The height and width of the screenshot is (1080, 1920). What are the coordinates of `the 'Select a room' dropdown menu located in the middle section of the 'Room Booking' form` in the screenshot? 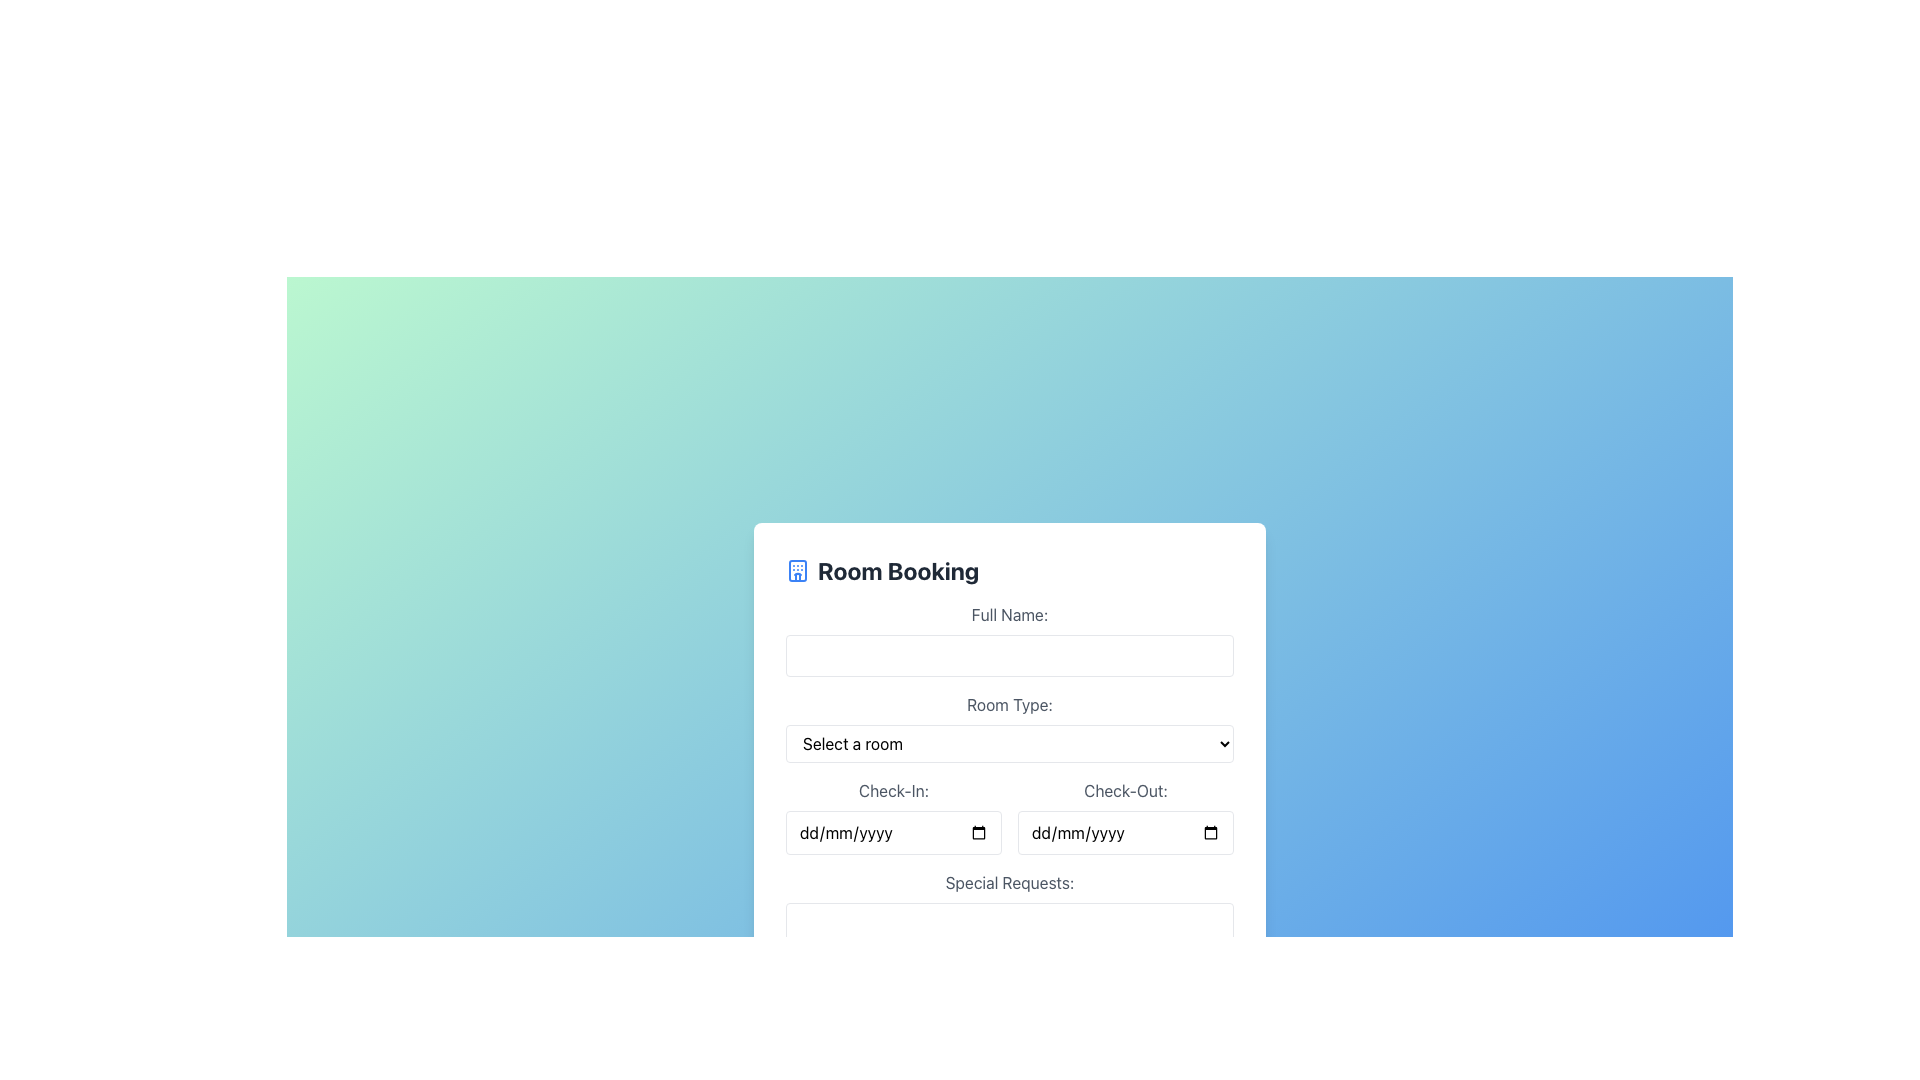 It's located at (1009, 744).